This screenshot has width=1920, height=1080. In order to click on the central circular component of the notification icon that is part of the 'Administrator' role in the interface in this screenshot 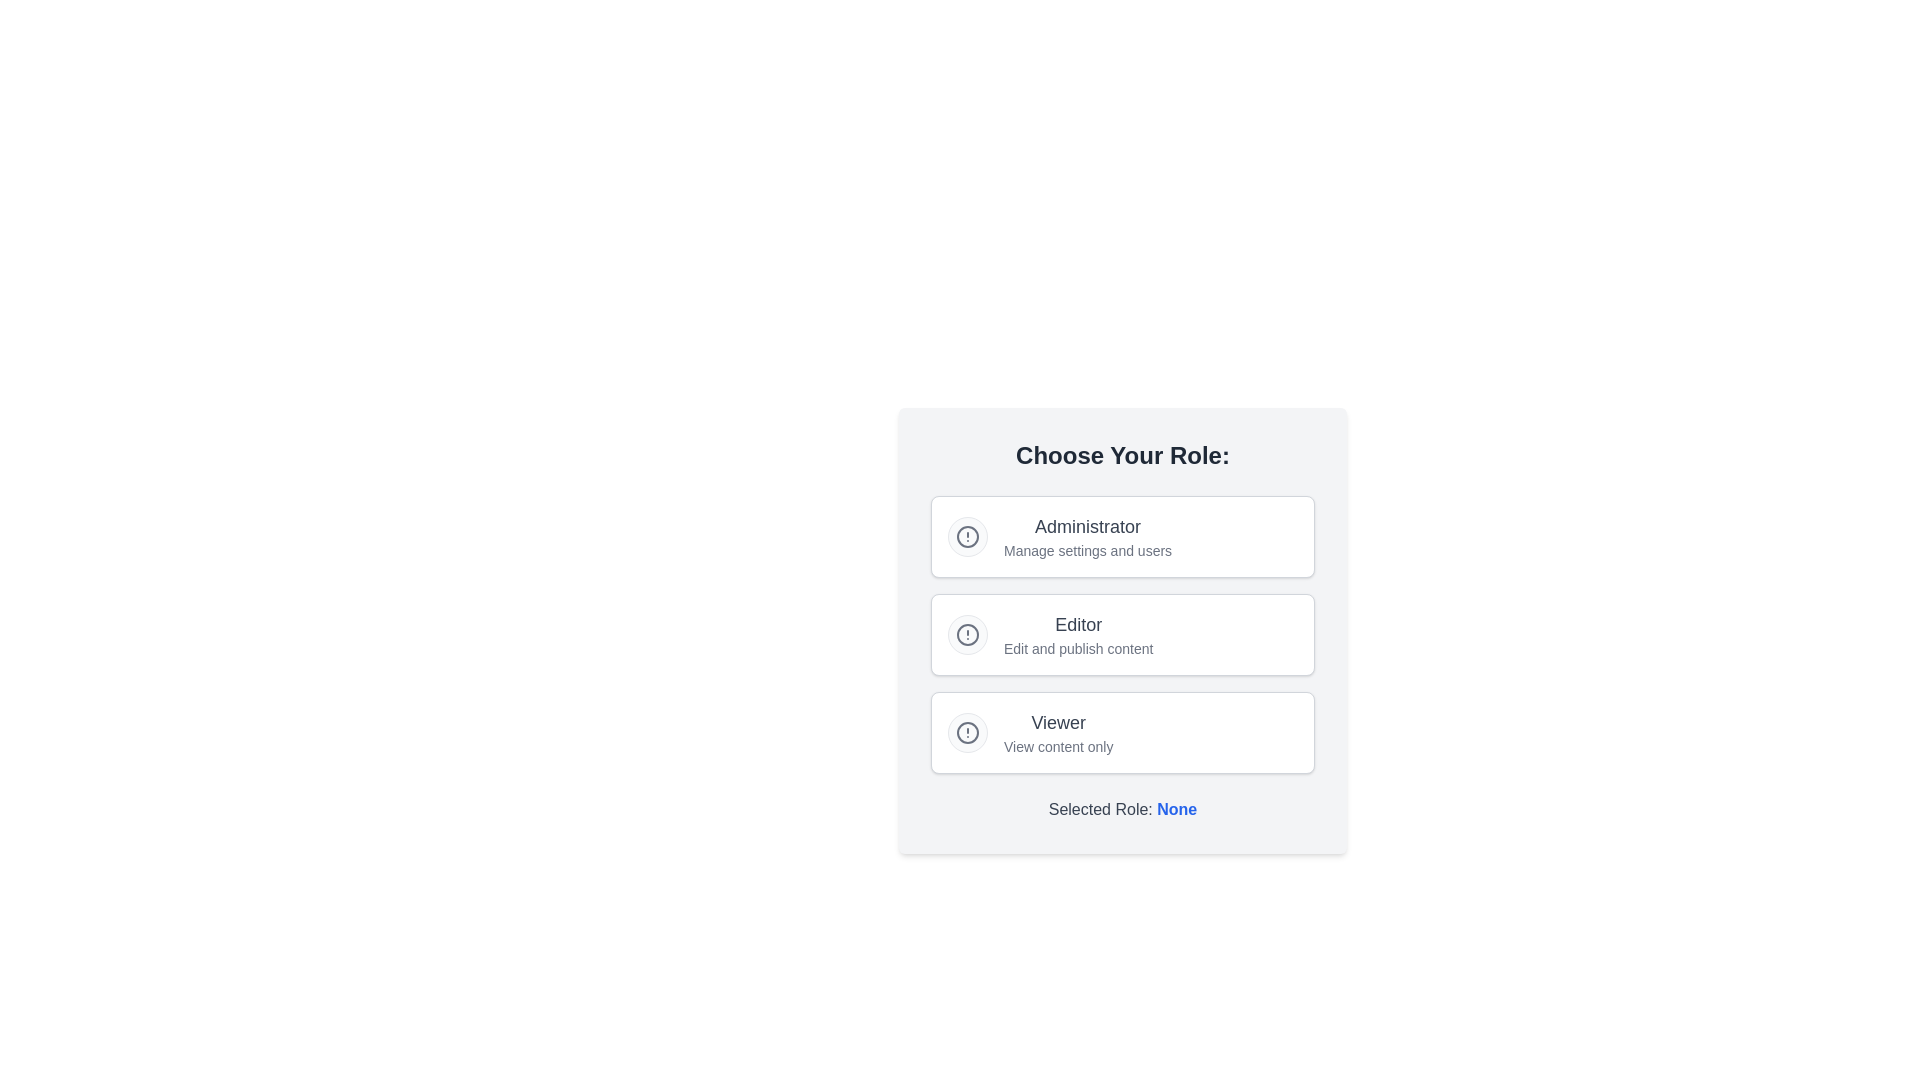, I will do `click(968, 535)`.